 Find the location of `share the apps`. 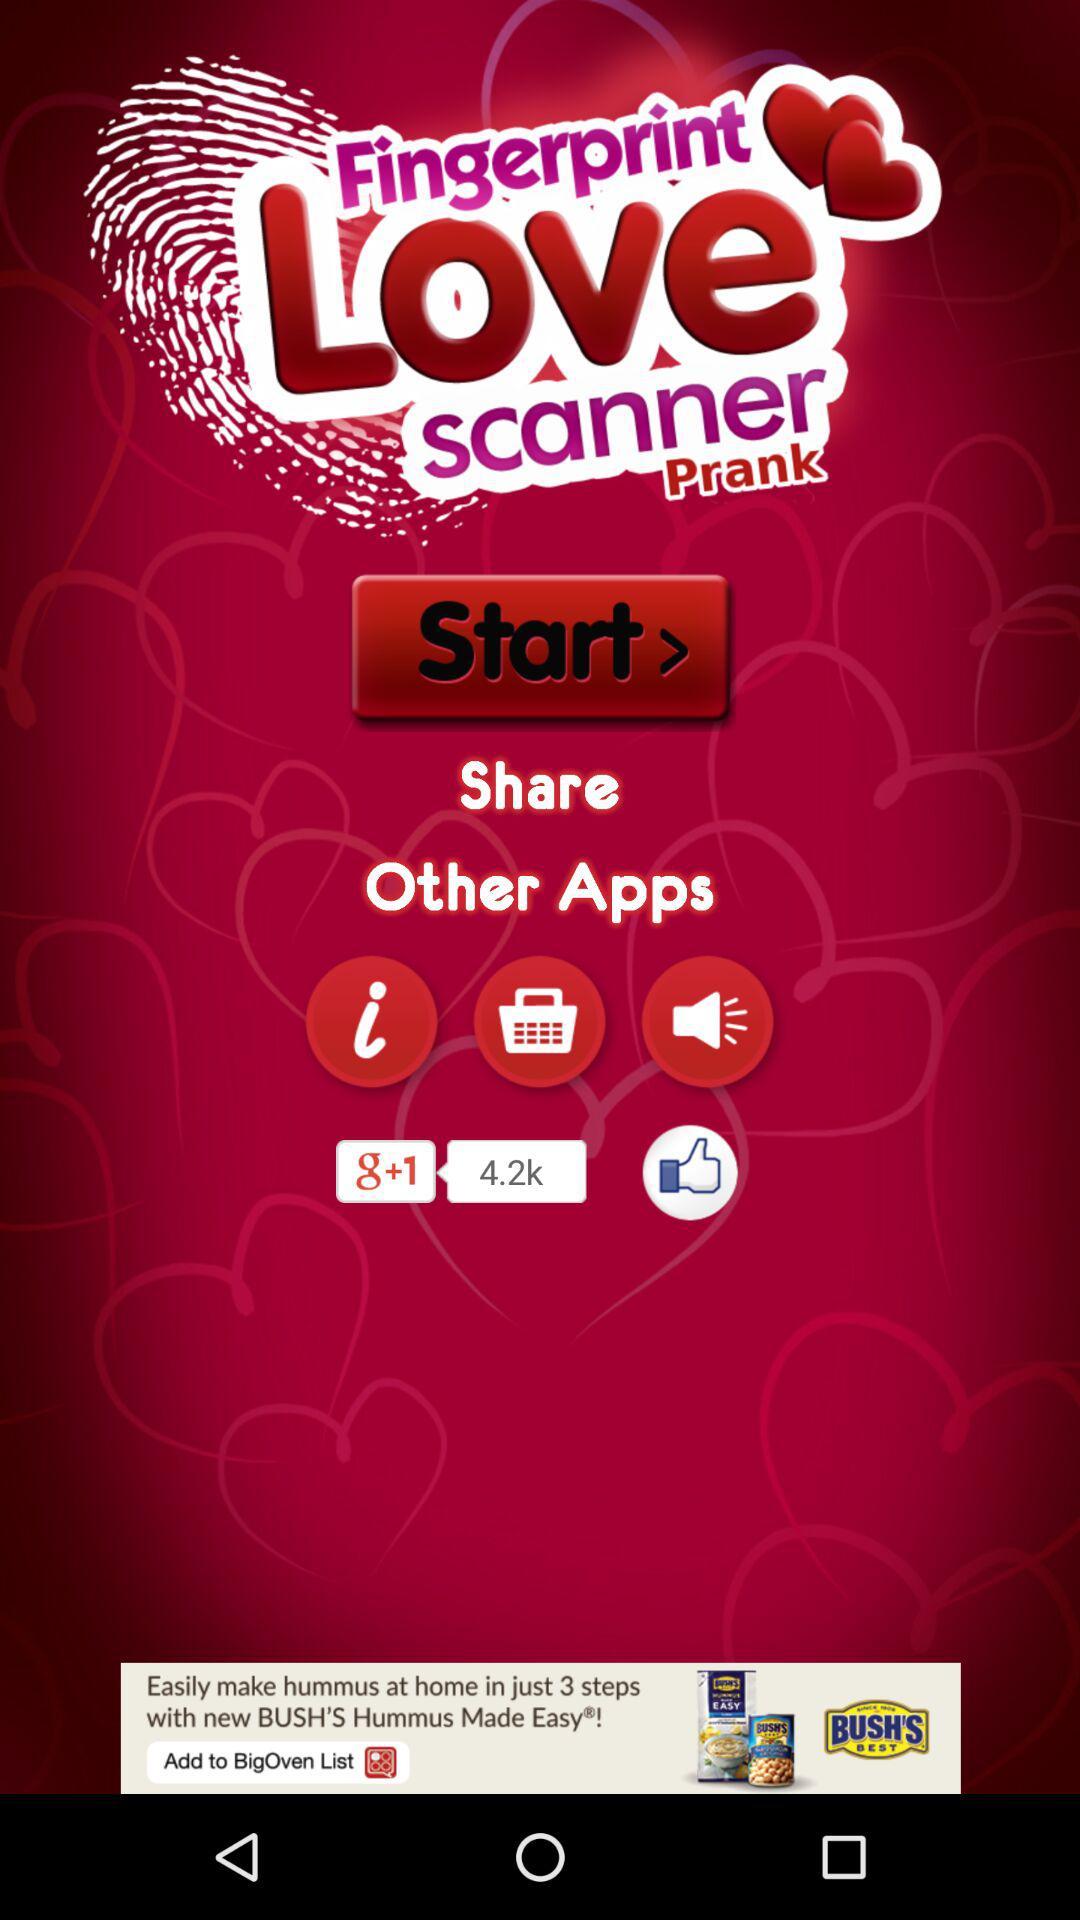

share the apps is located at coordinates (371, 1021).